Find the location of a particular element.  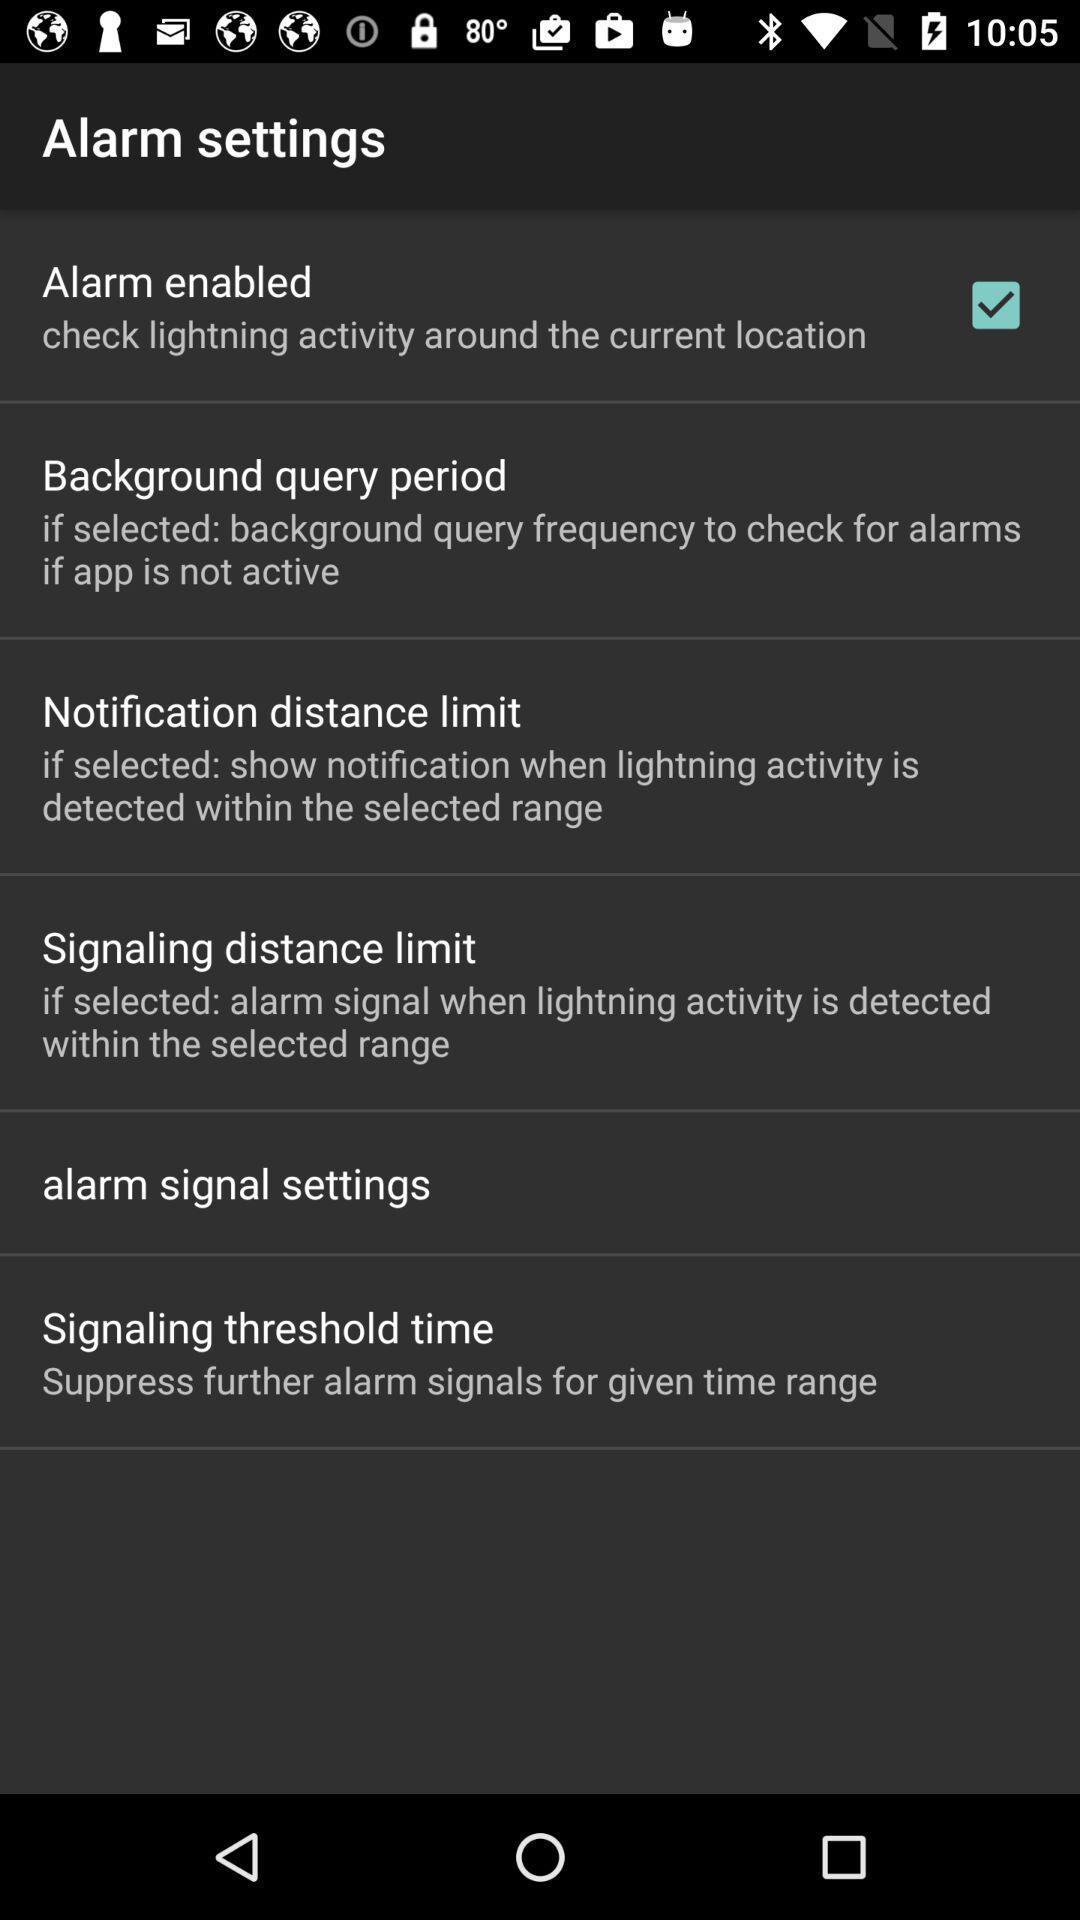

the app below alarm signal settings icon is located at coordinates (267, 1326).